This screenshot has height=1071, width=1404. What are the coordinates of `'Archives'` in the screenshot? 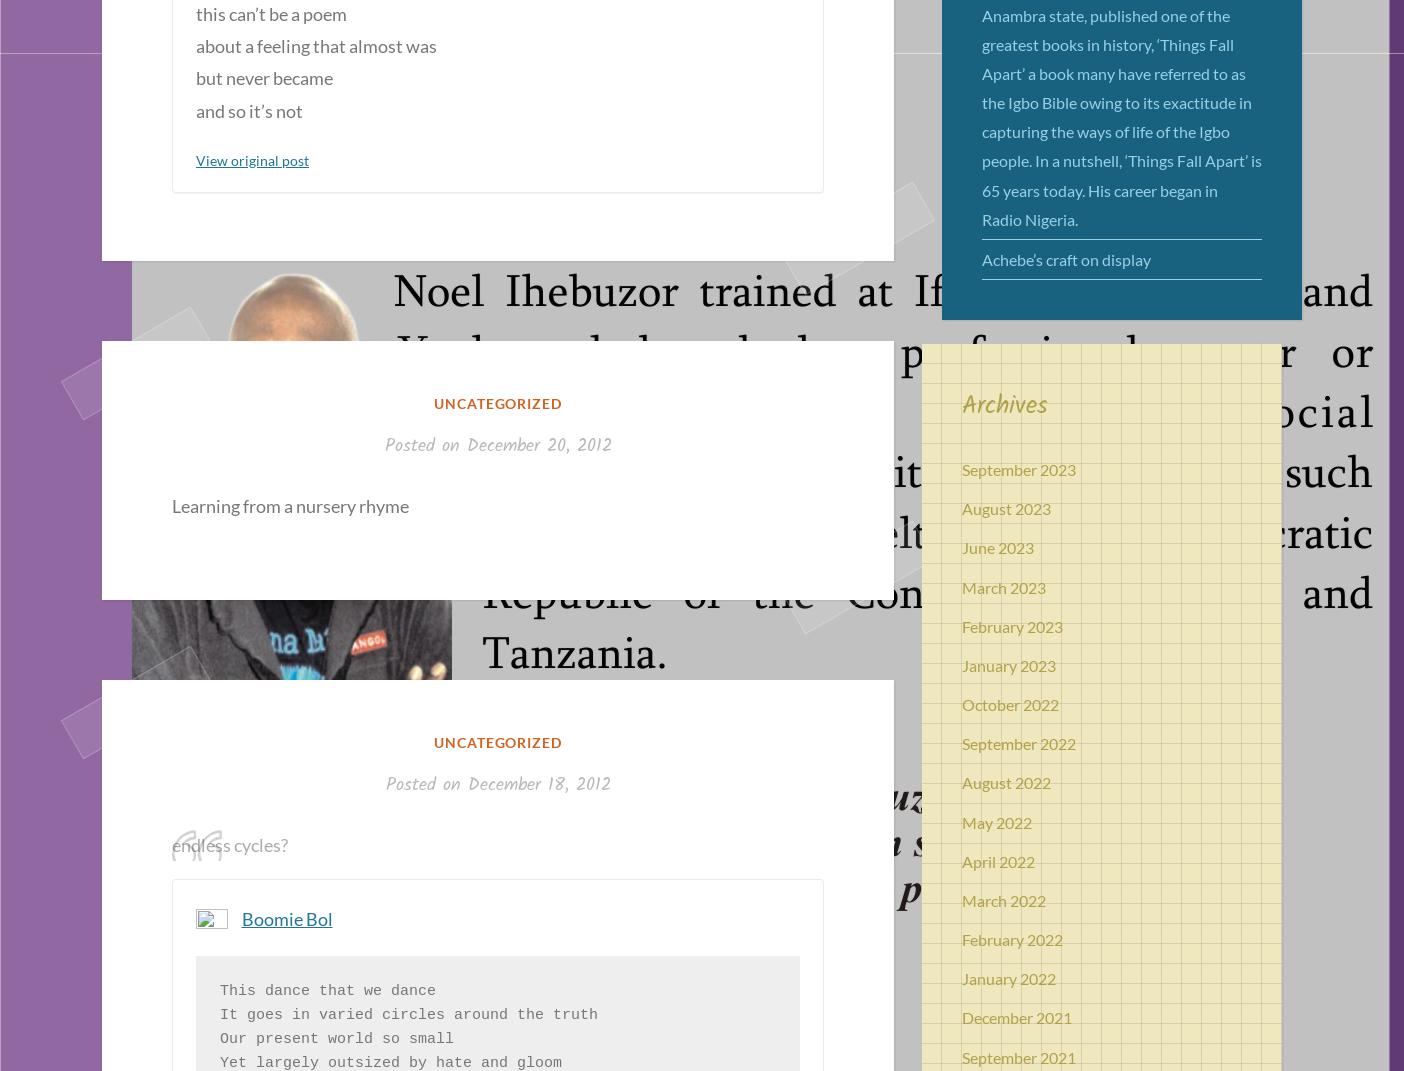 It's located at (1004, 406).